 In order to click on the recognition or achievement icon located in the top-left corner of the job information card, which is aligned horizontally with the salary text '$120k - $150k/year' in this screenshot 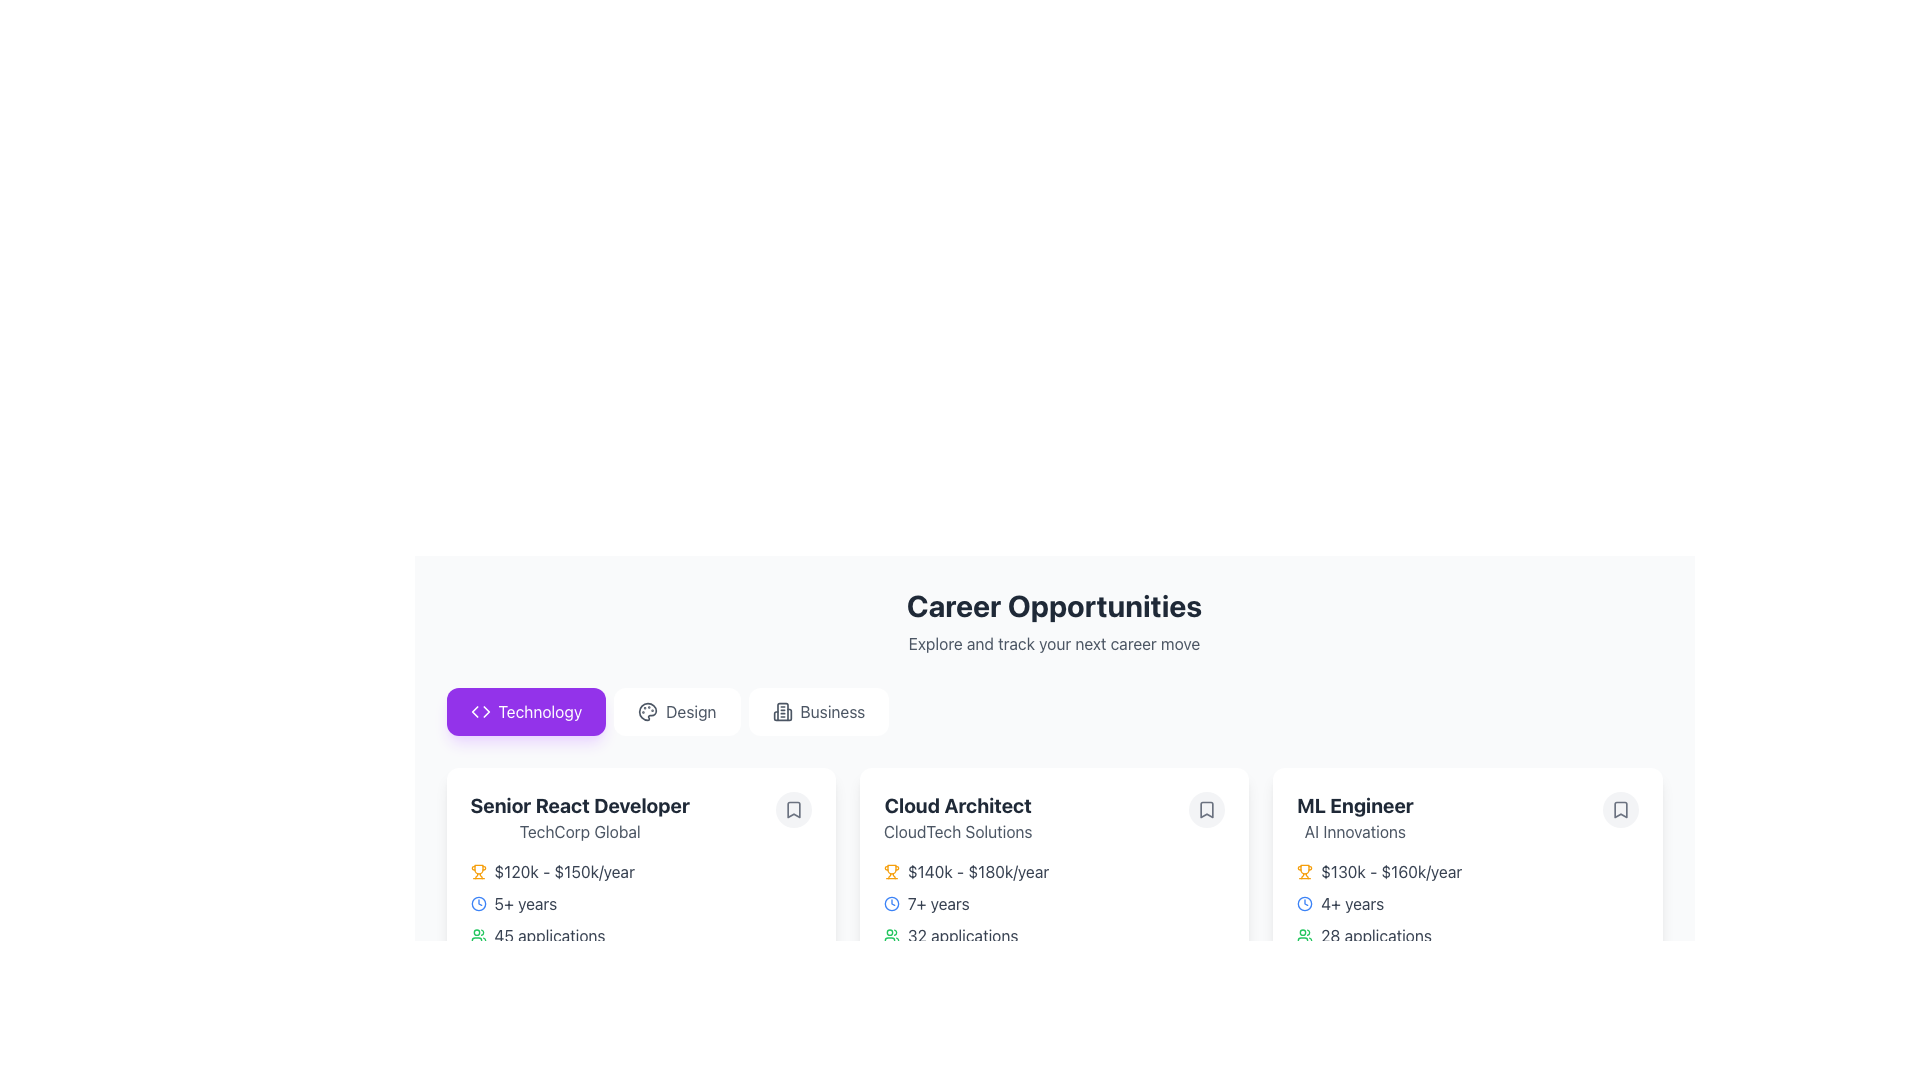, I will do `click(477, 870)`.